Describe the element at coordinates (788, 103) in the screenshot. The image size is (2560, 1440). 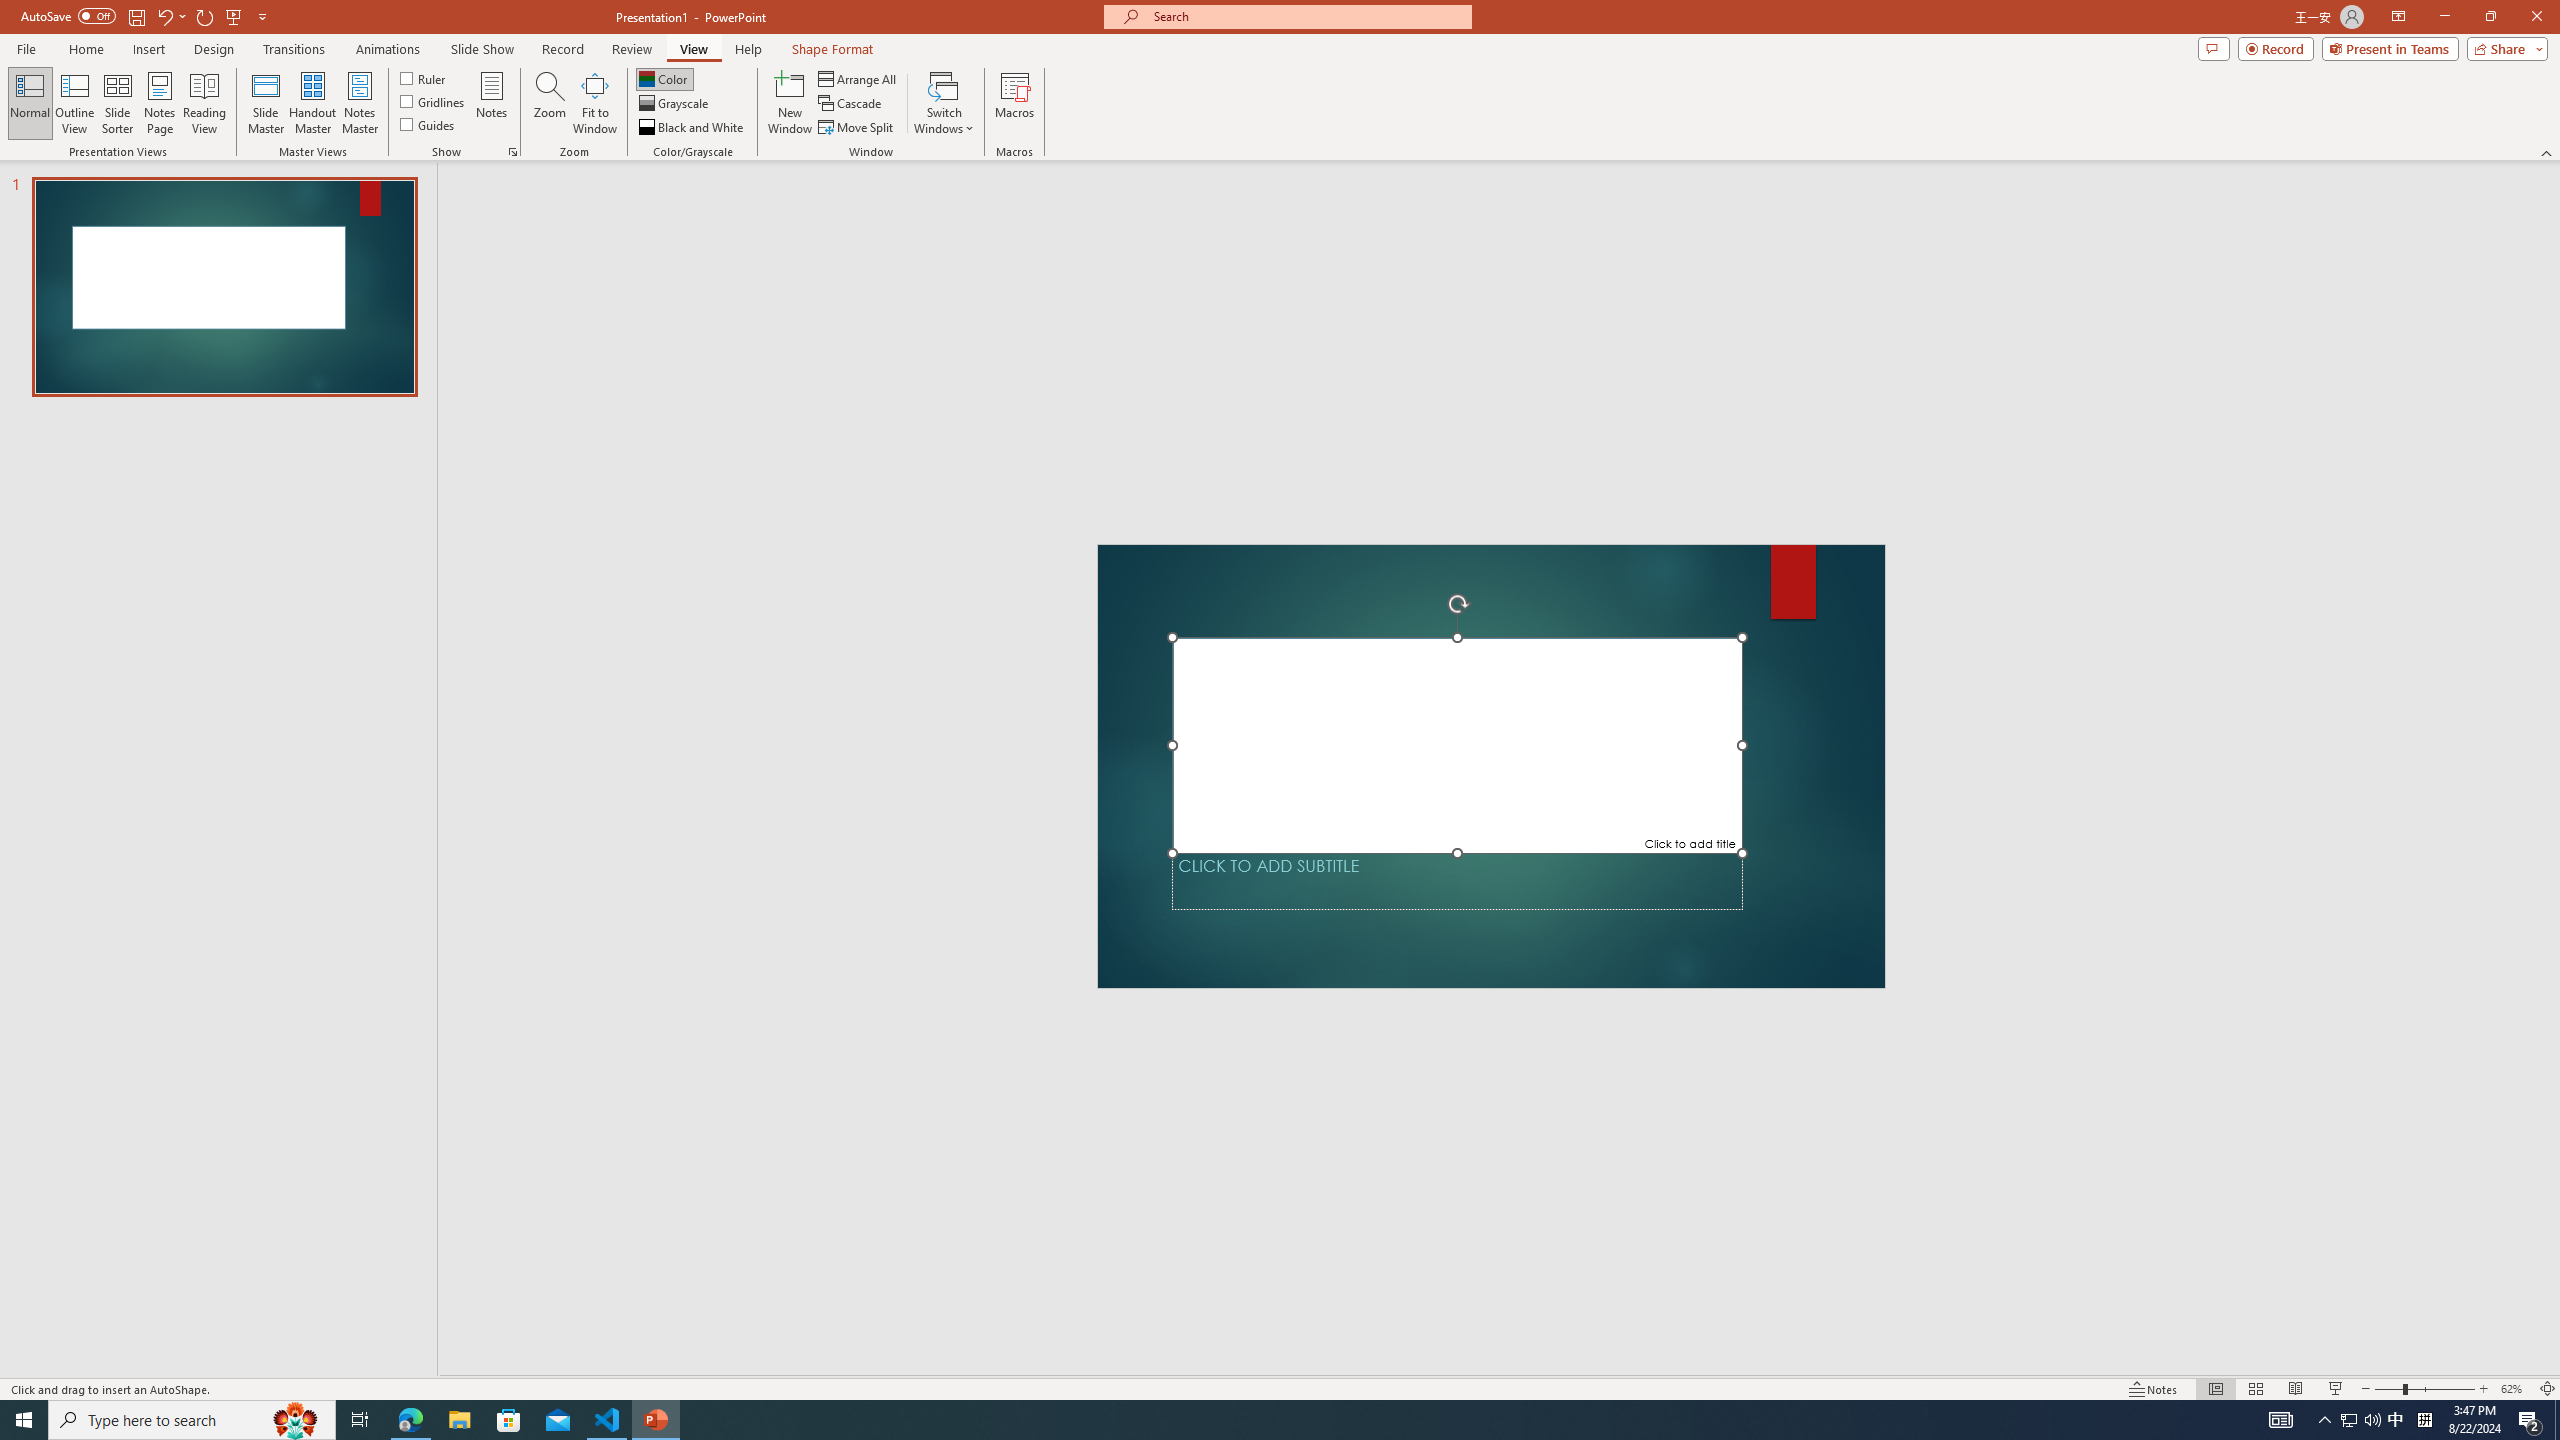
I see `'New Window'` at that location.